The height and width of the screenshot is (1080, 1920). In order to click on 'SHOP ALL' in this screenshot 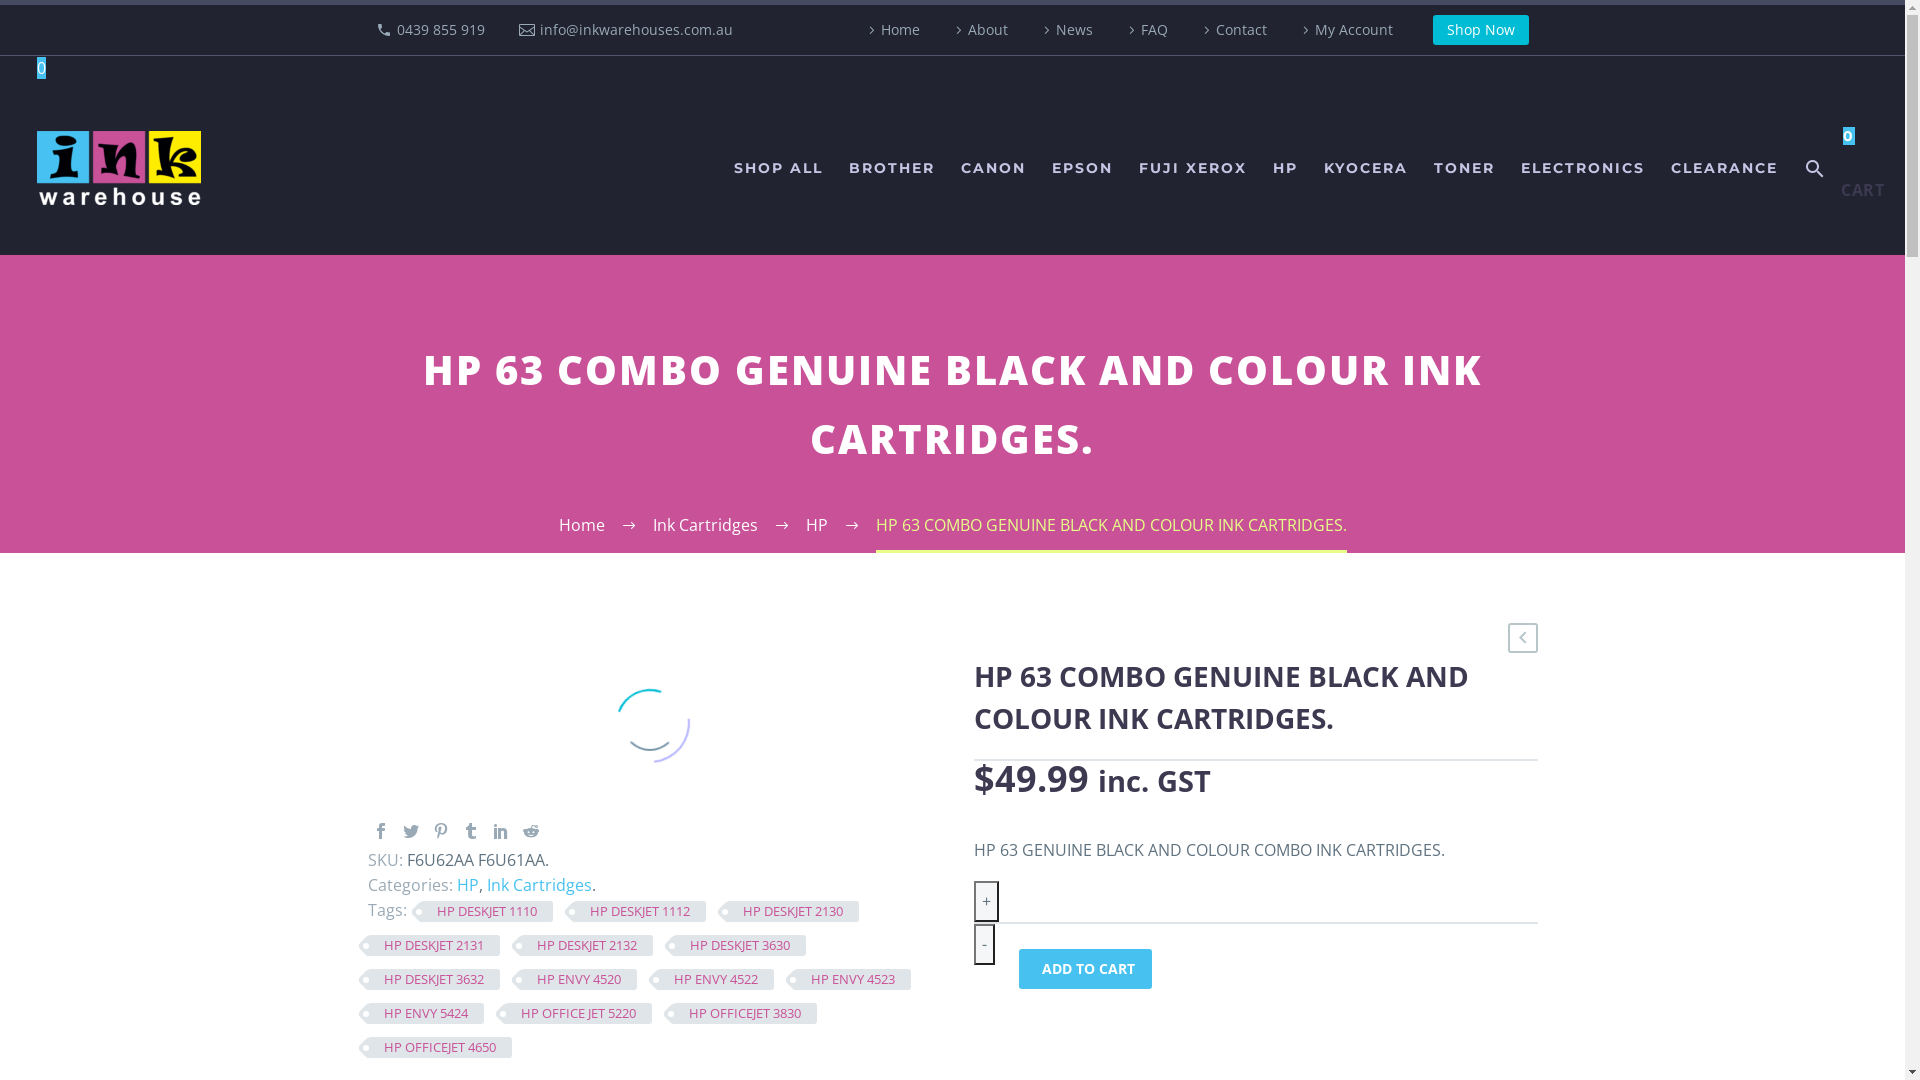, I will do `click(777, 167)`.